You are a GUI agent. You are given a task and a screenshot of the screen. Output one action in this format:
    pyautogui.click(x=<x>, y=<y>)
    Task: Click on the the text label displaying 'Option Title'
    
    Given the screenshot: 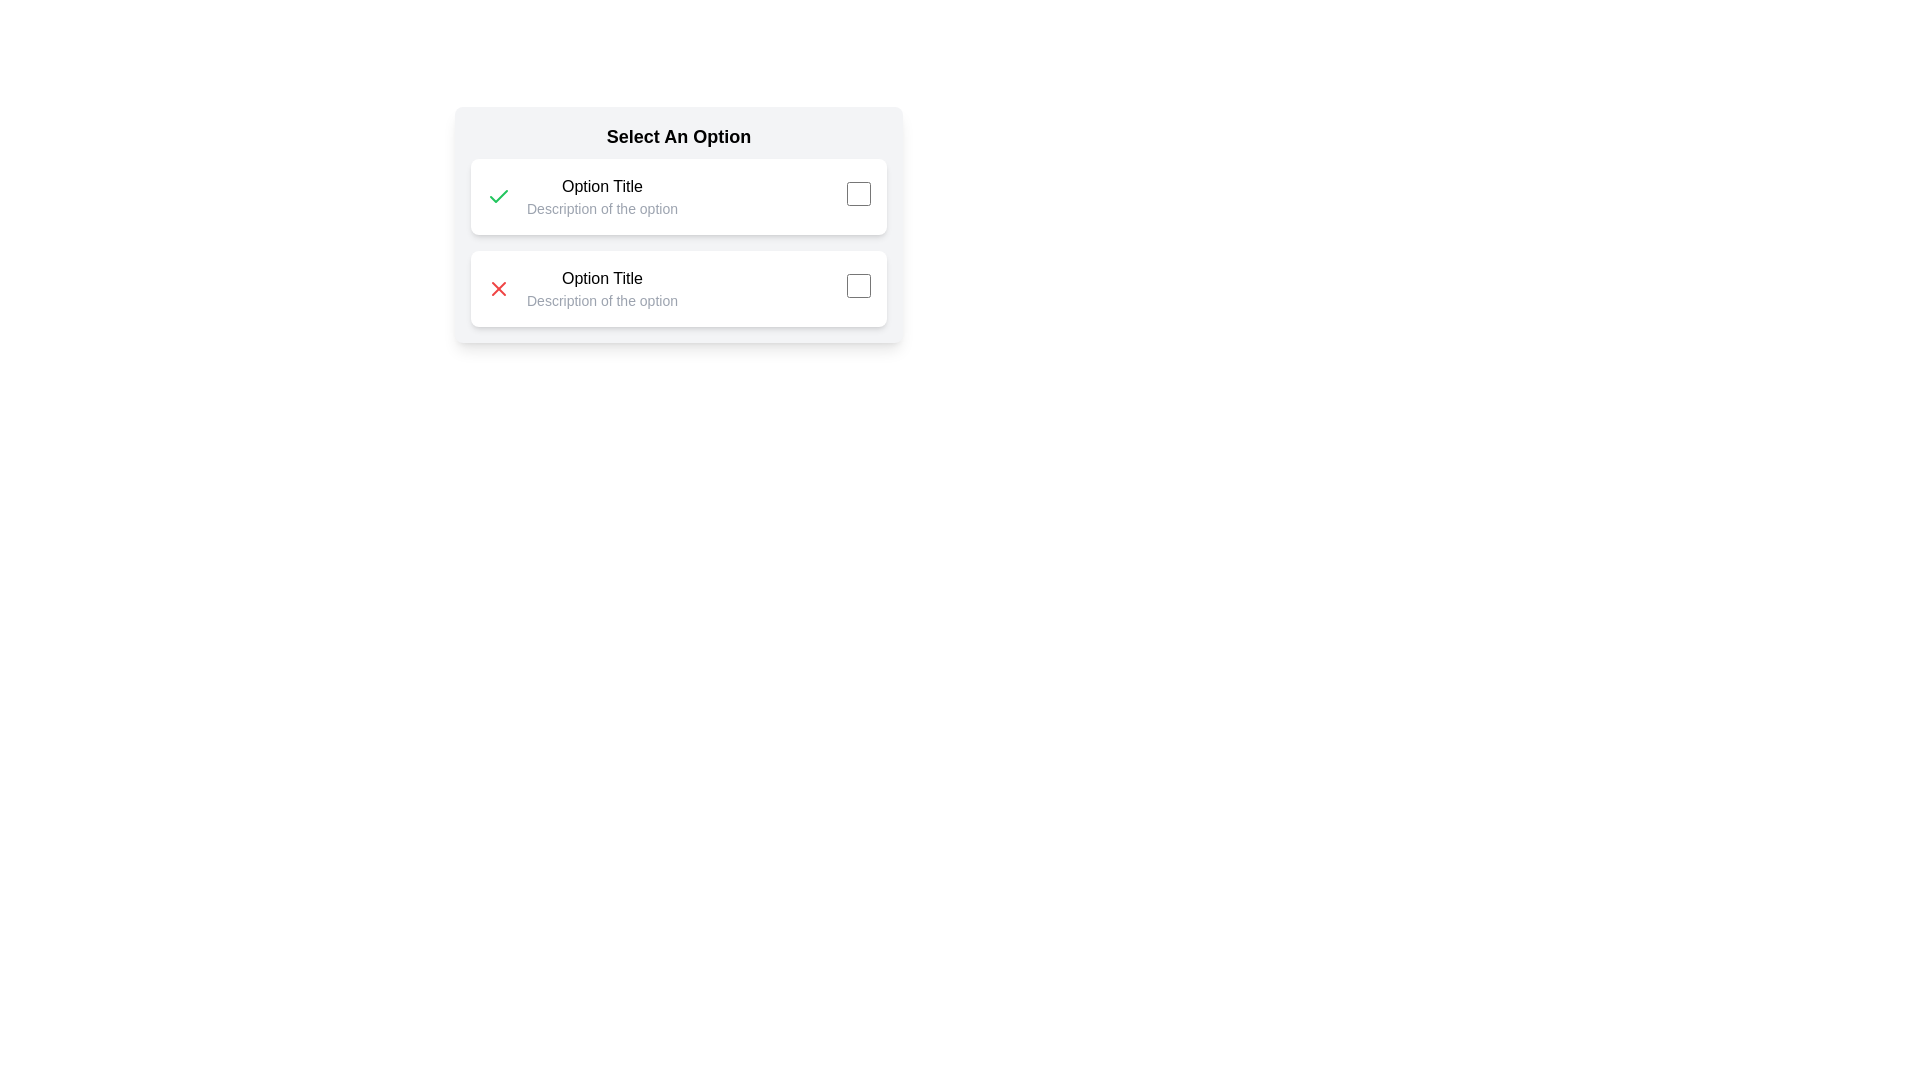 What is the action you would take?
    pyautogui.click(x=601, y=186)
    